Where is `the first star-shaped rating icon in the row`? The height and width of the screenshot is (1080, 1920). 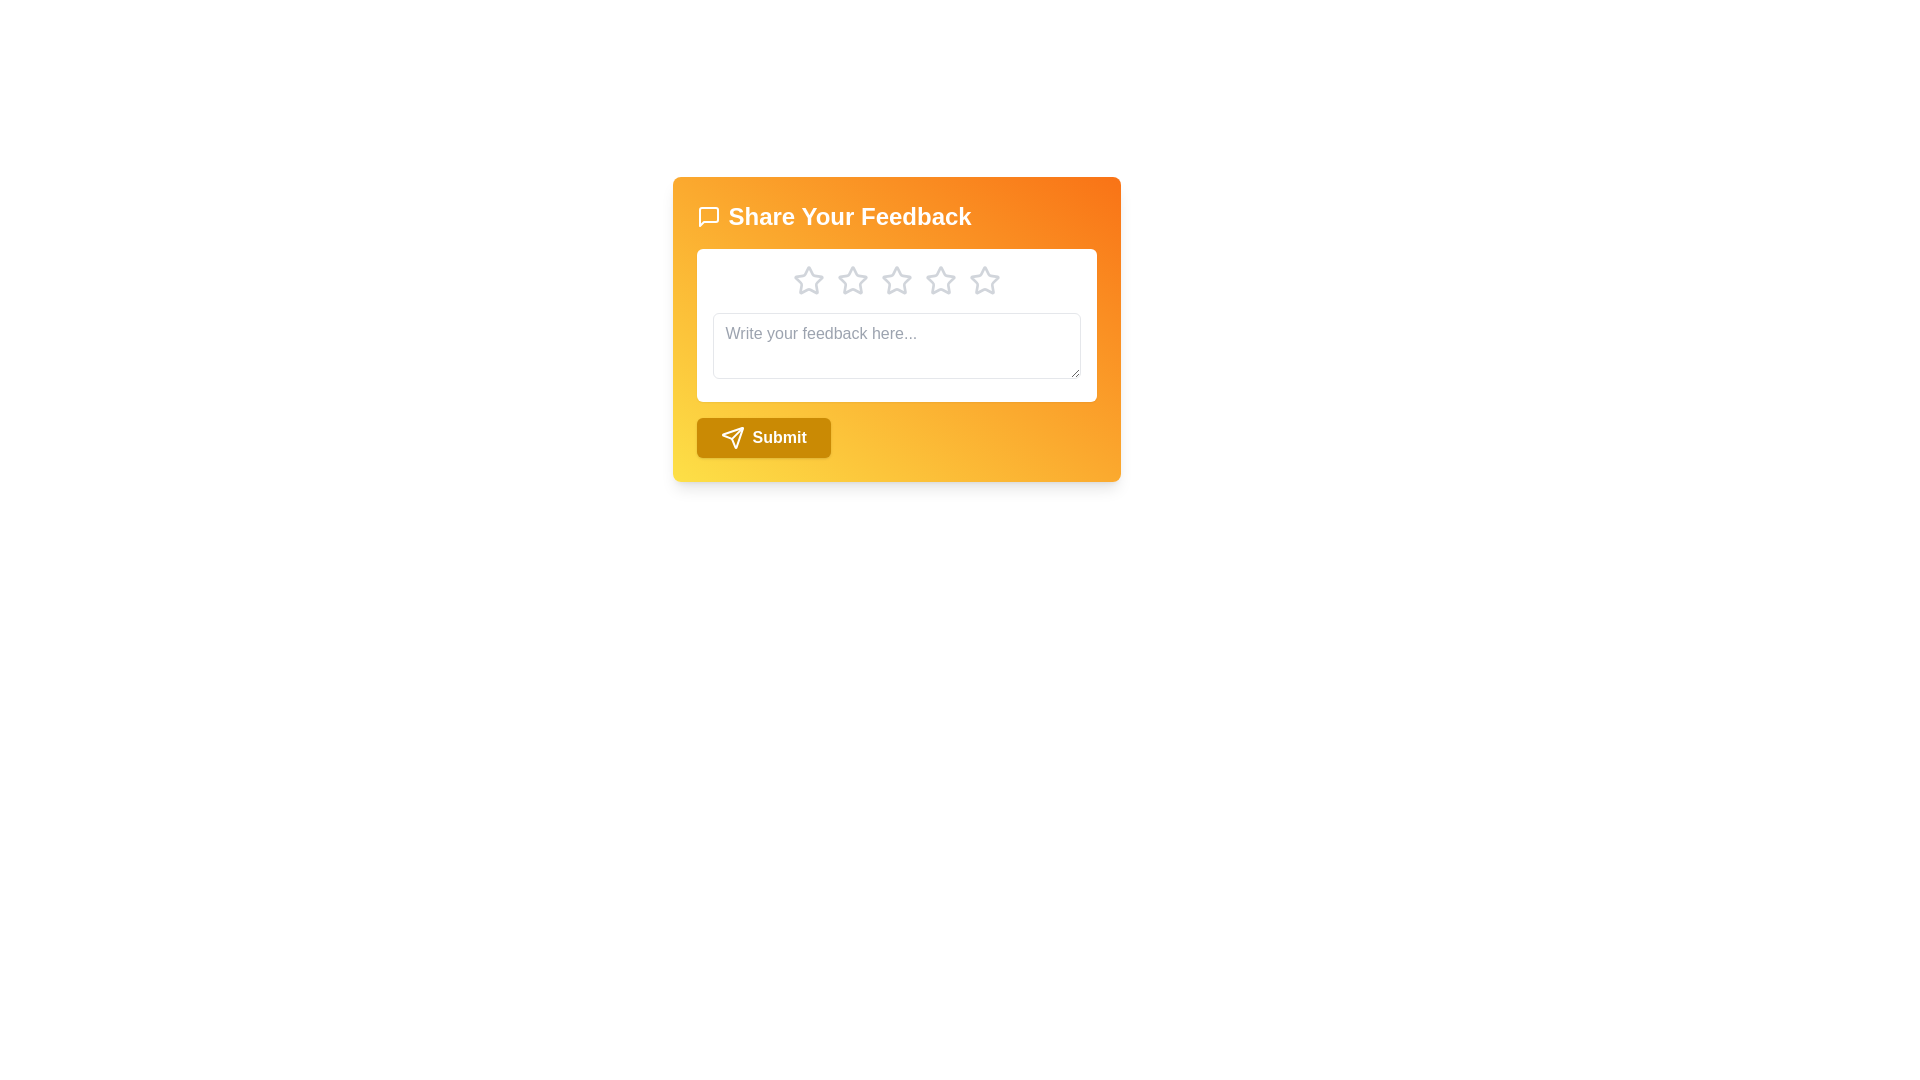 the first star-shaped rating icon in the row is located at coordinates (808, 280).